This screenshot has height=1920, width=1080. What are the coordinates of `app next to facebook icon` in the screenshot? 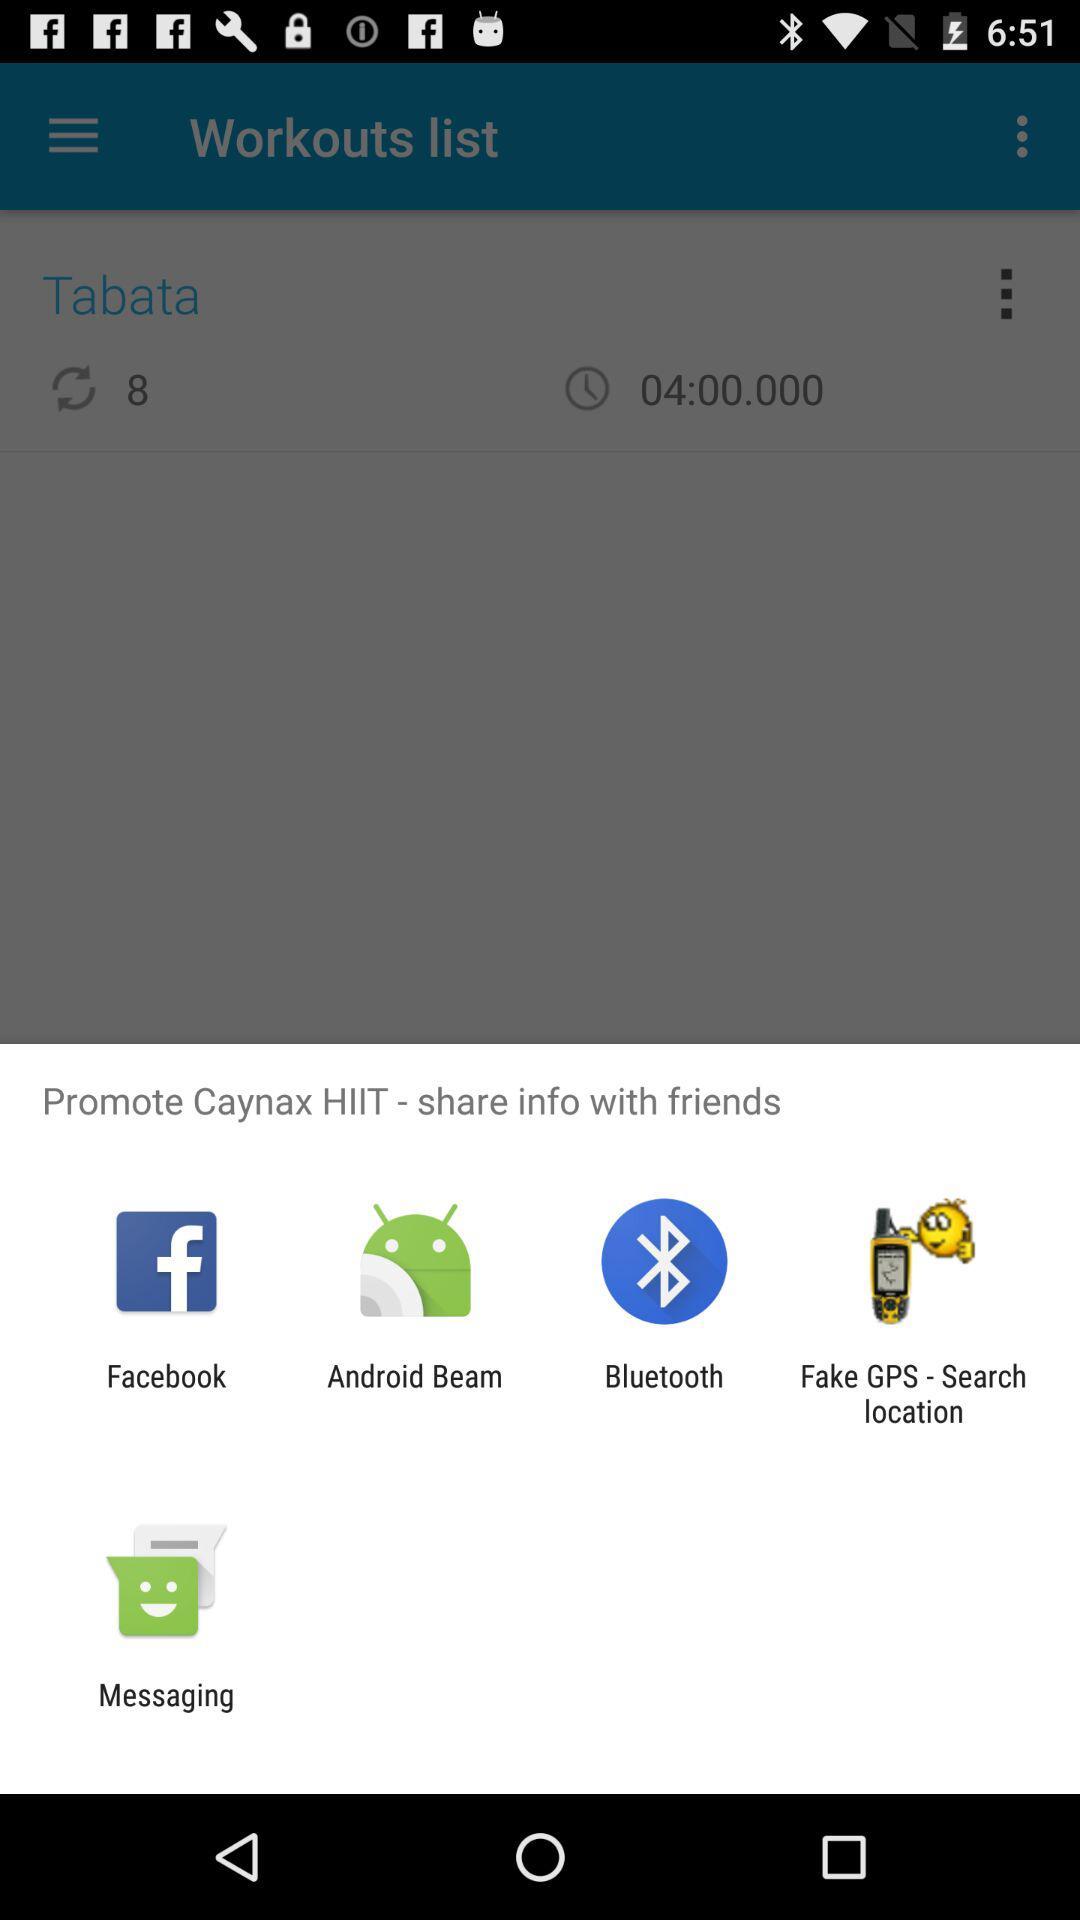 It's located at (414, 1392).